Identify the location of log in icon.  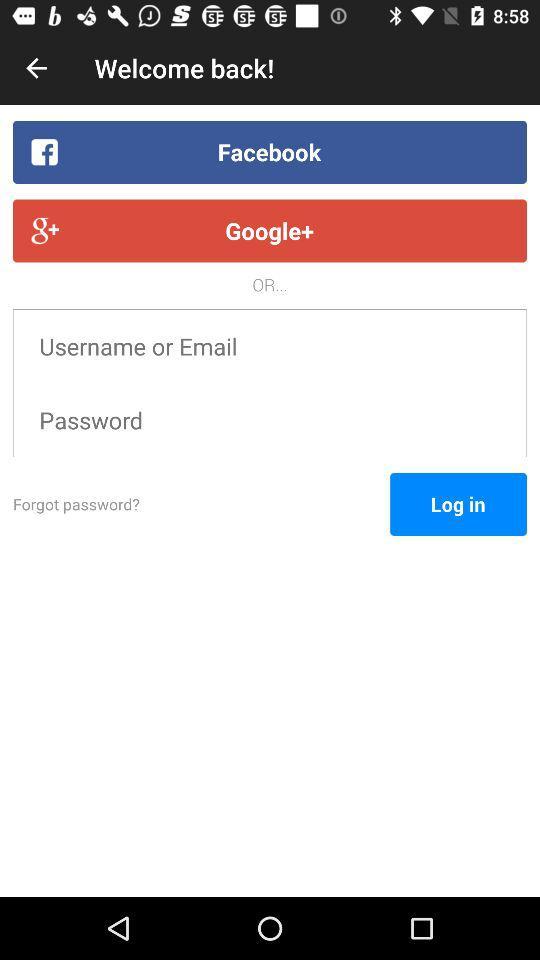
(458, 503).